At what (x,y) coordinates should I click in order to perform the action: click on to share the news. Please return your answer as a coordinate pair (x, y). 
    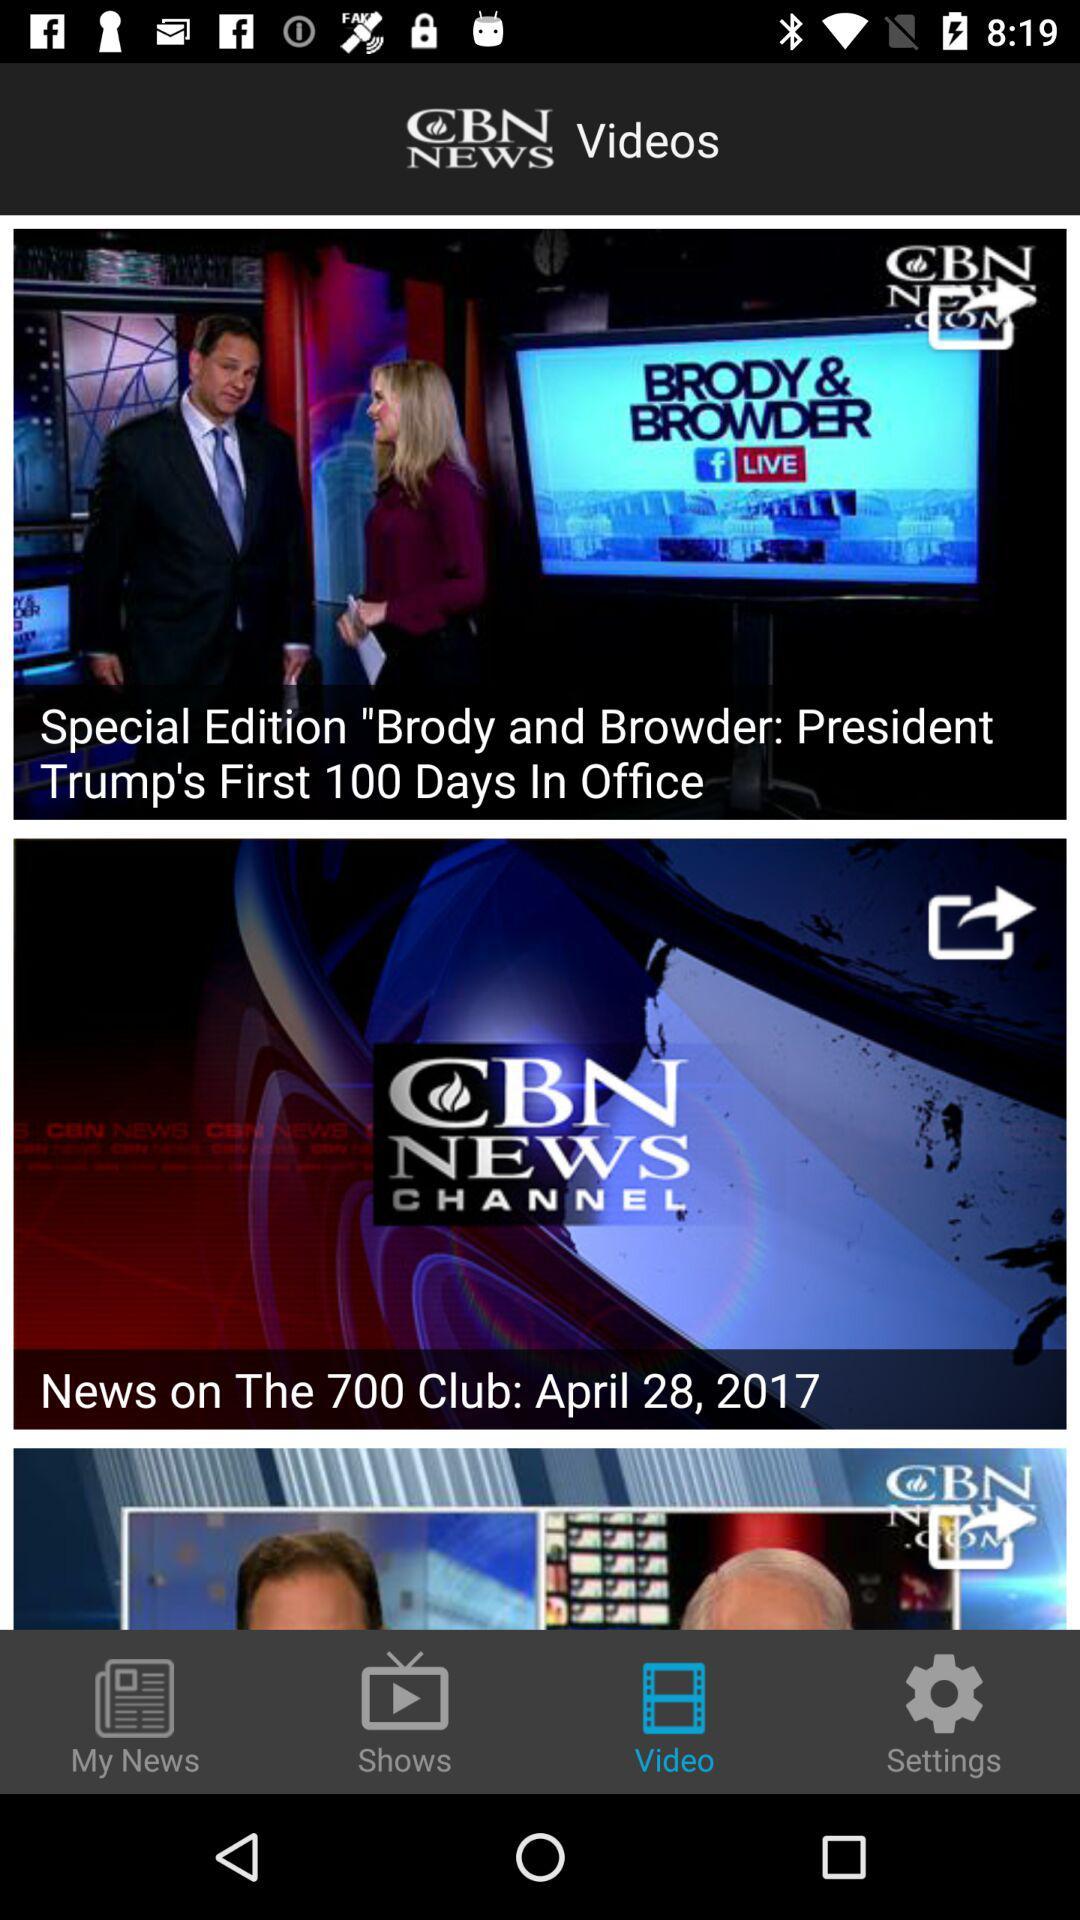
    Looking at the image, I should click on (981, 921).